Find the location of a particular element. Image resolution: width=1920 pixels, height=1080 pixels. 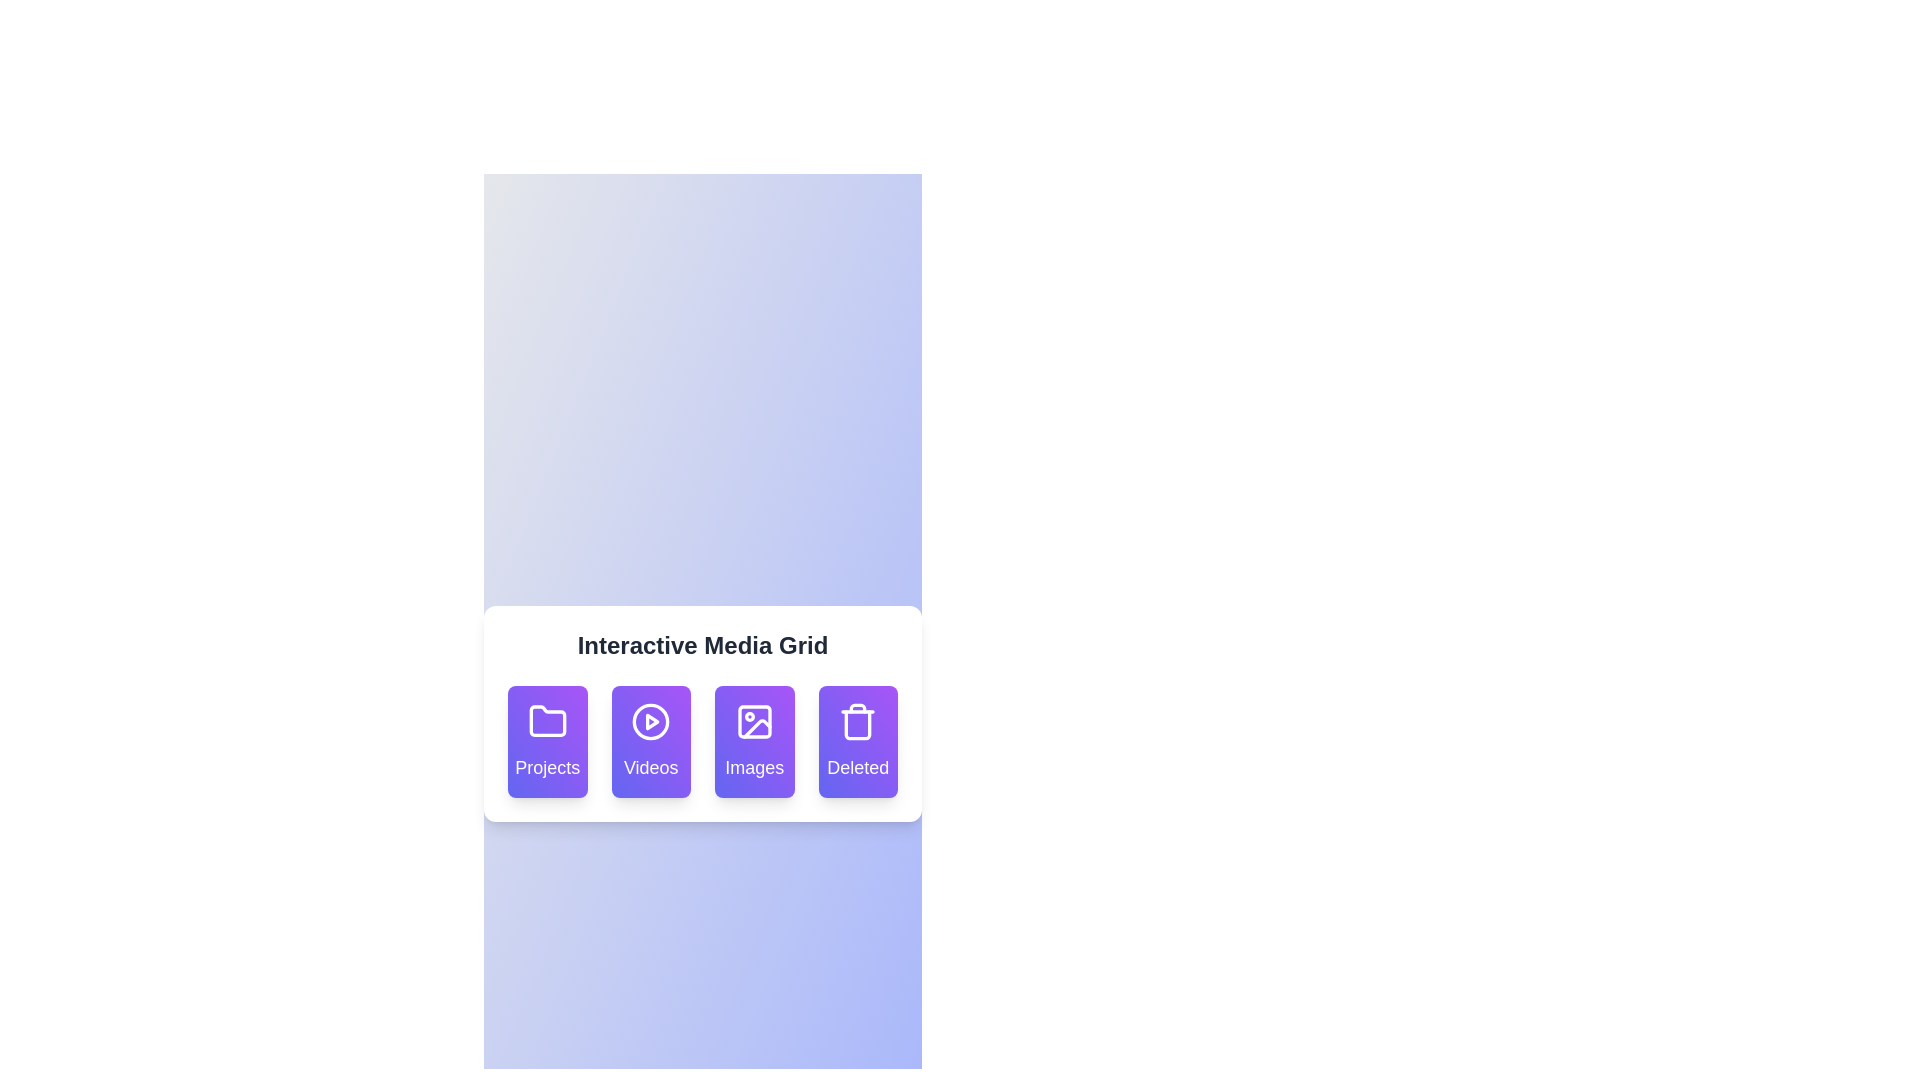

the 'Deleted' non-interactive card, which is the fourth card in a grid of four cards located at the bottom right of the interface is located at coordinates (858, 741).